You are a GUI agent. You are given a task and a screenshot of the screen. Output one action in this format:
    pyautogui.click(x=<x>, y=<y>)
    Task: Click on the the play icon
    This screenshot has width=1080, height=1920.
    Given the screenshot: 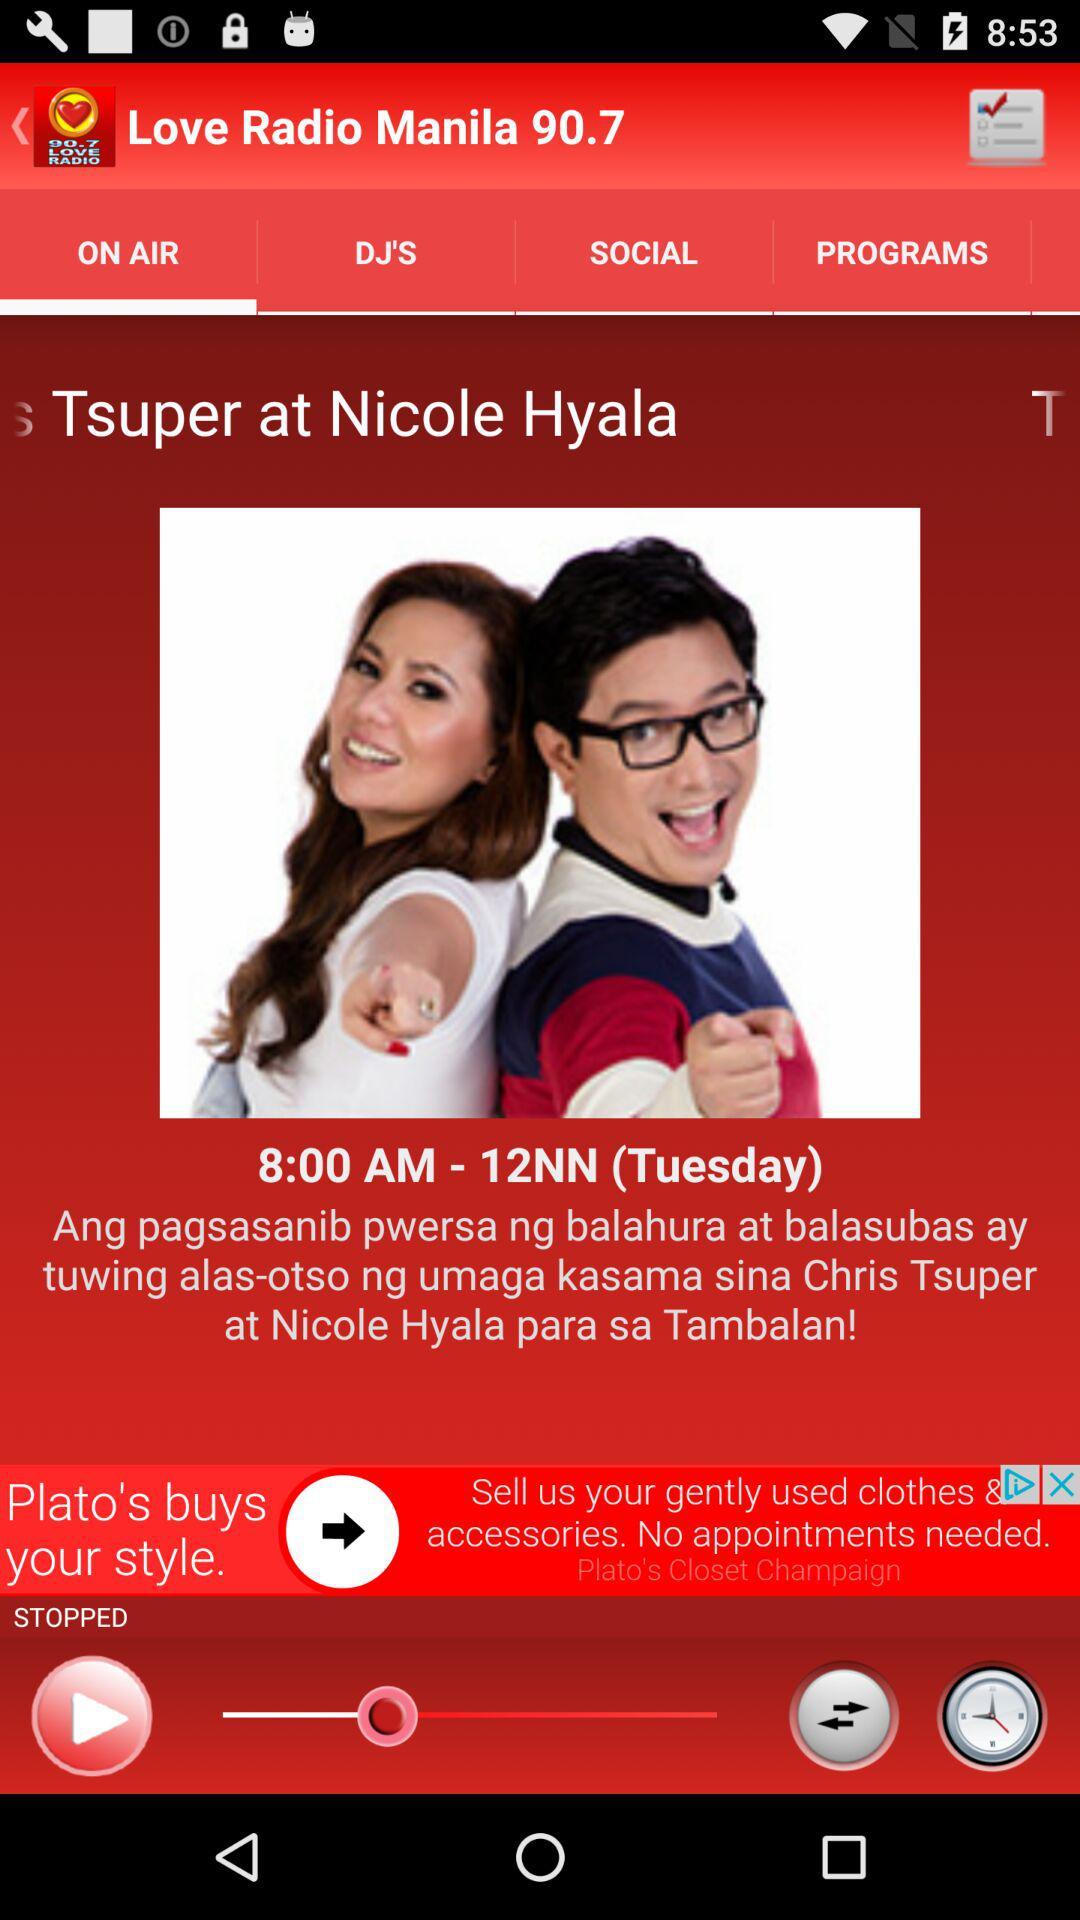 What is the action you would take?
    pyautogui.click(x=91, y=1836)
    